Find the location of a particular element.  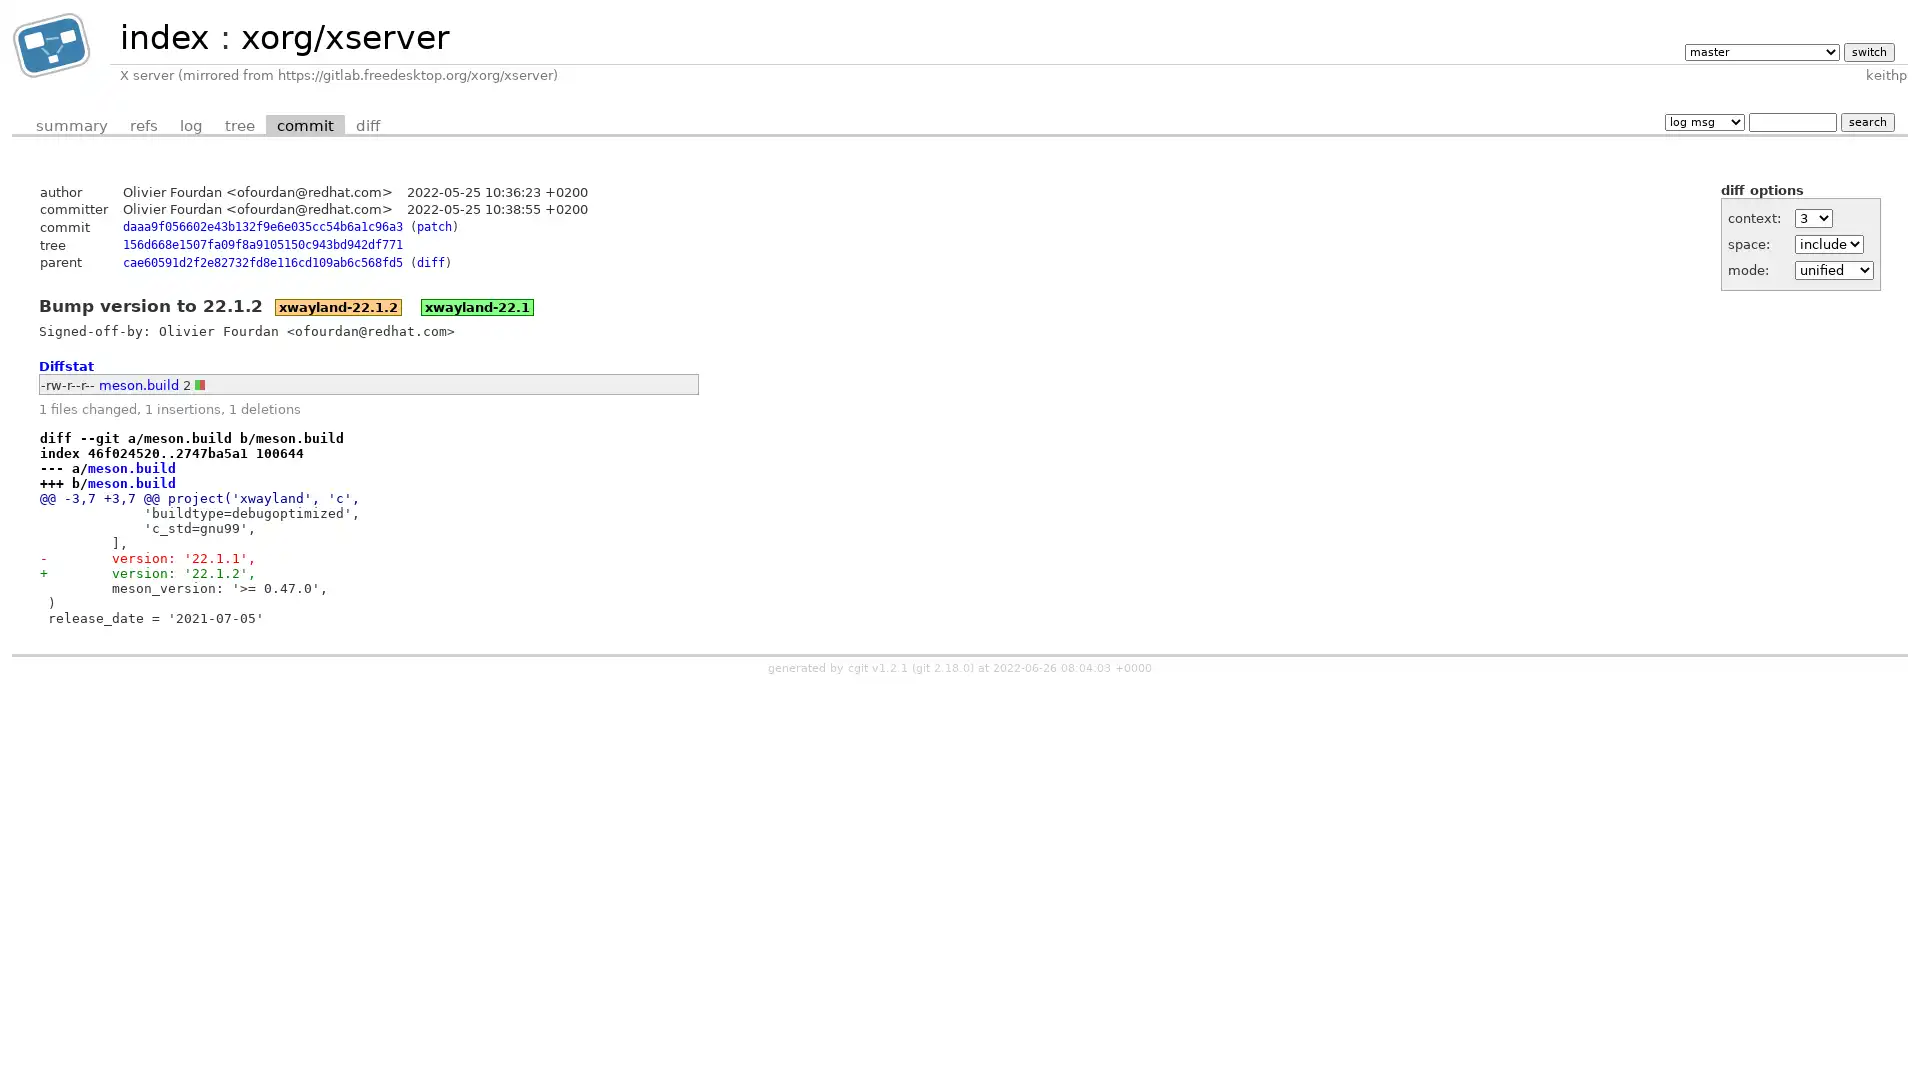

search is located at coordinates (1866, 121).